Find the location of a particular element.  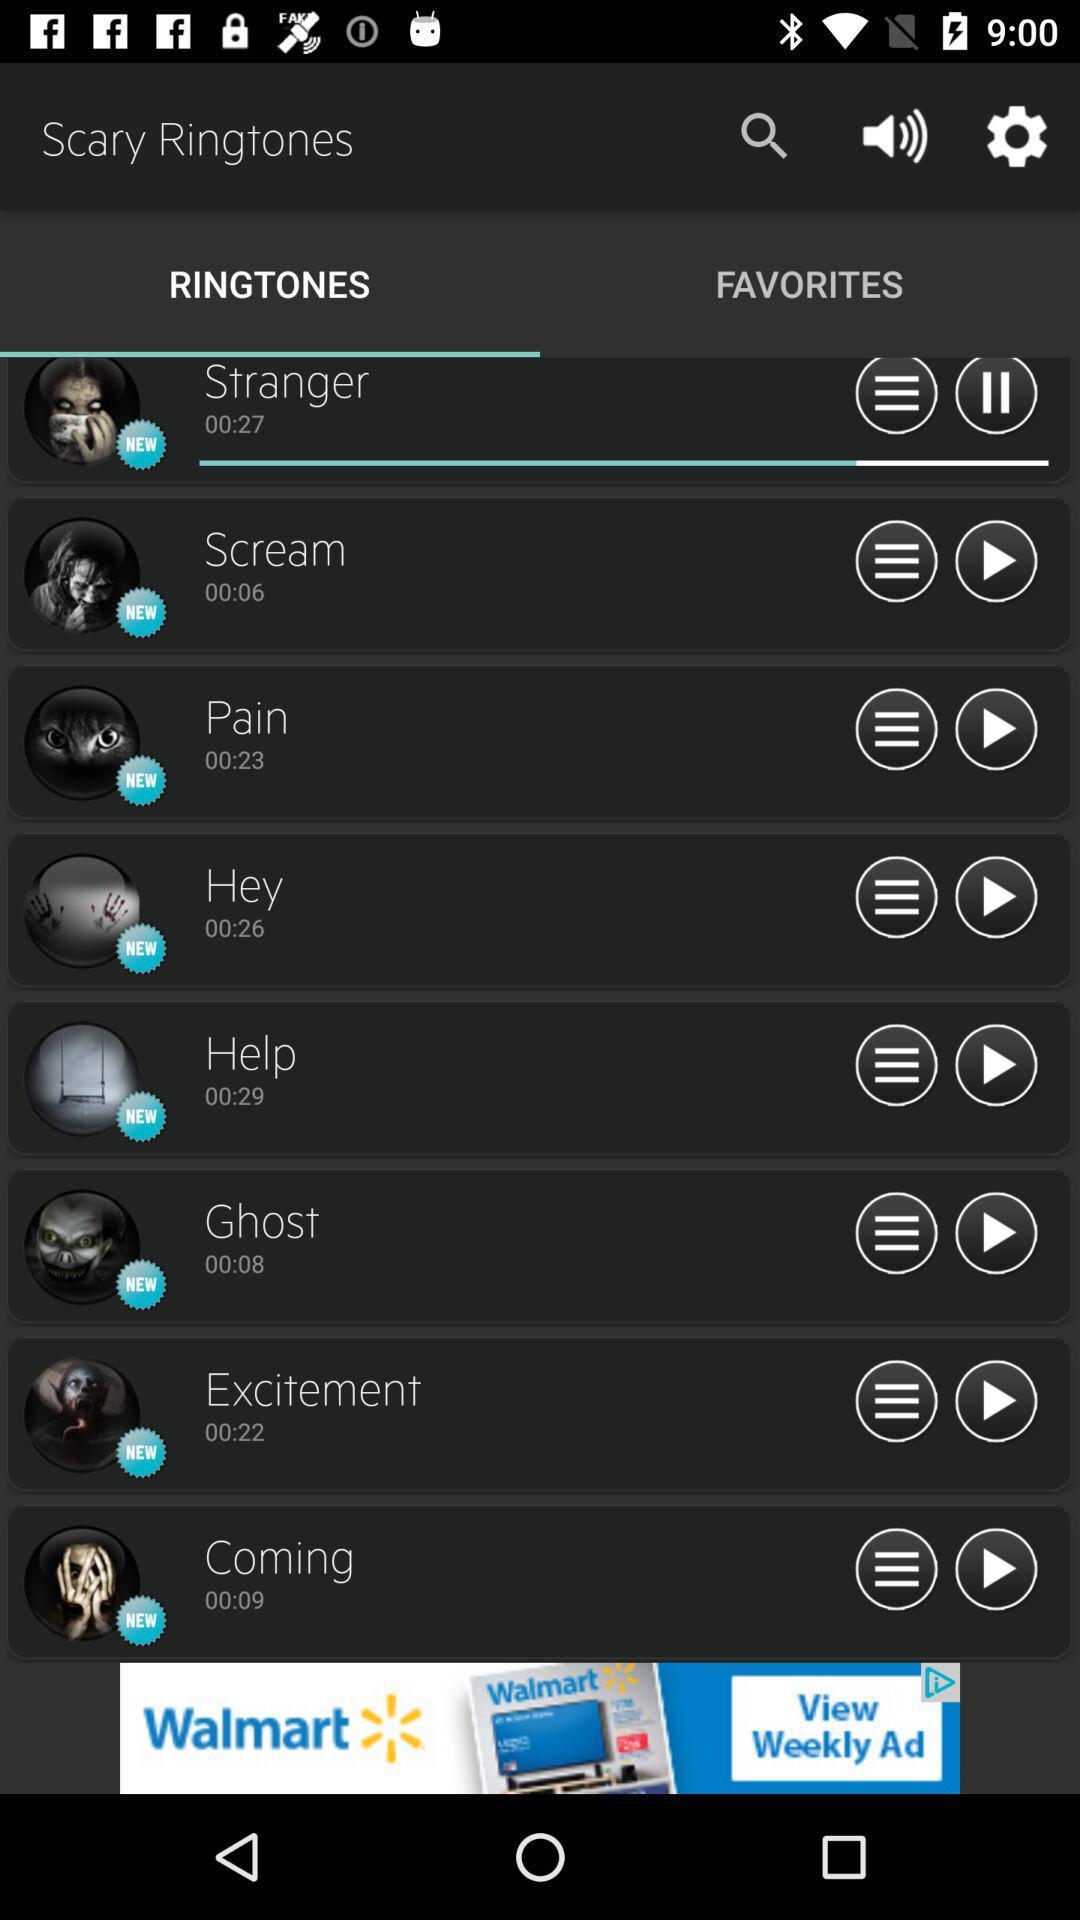

ringtone is located at coordinates (995, 897).